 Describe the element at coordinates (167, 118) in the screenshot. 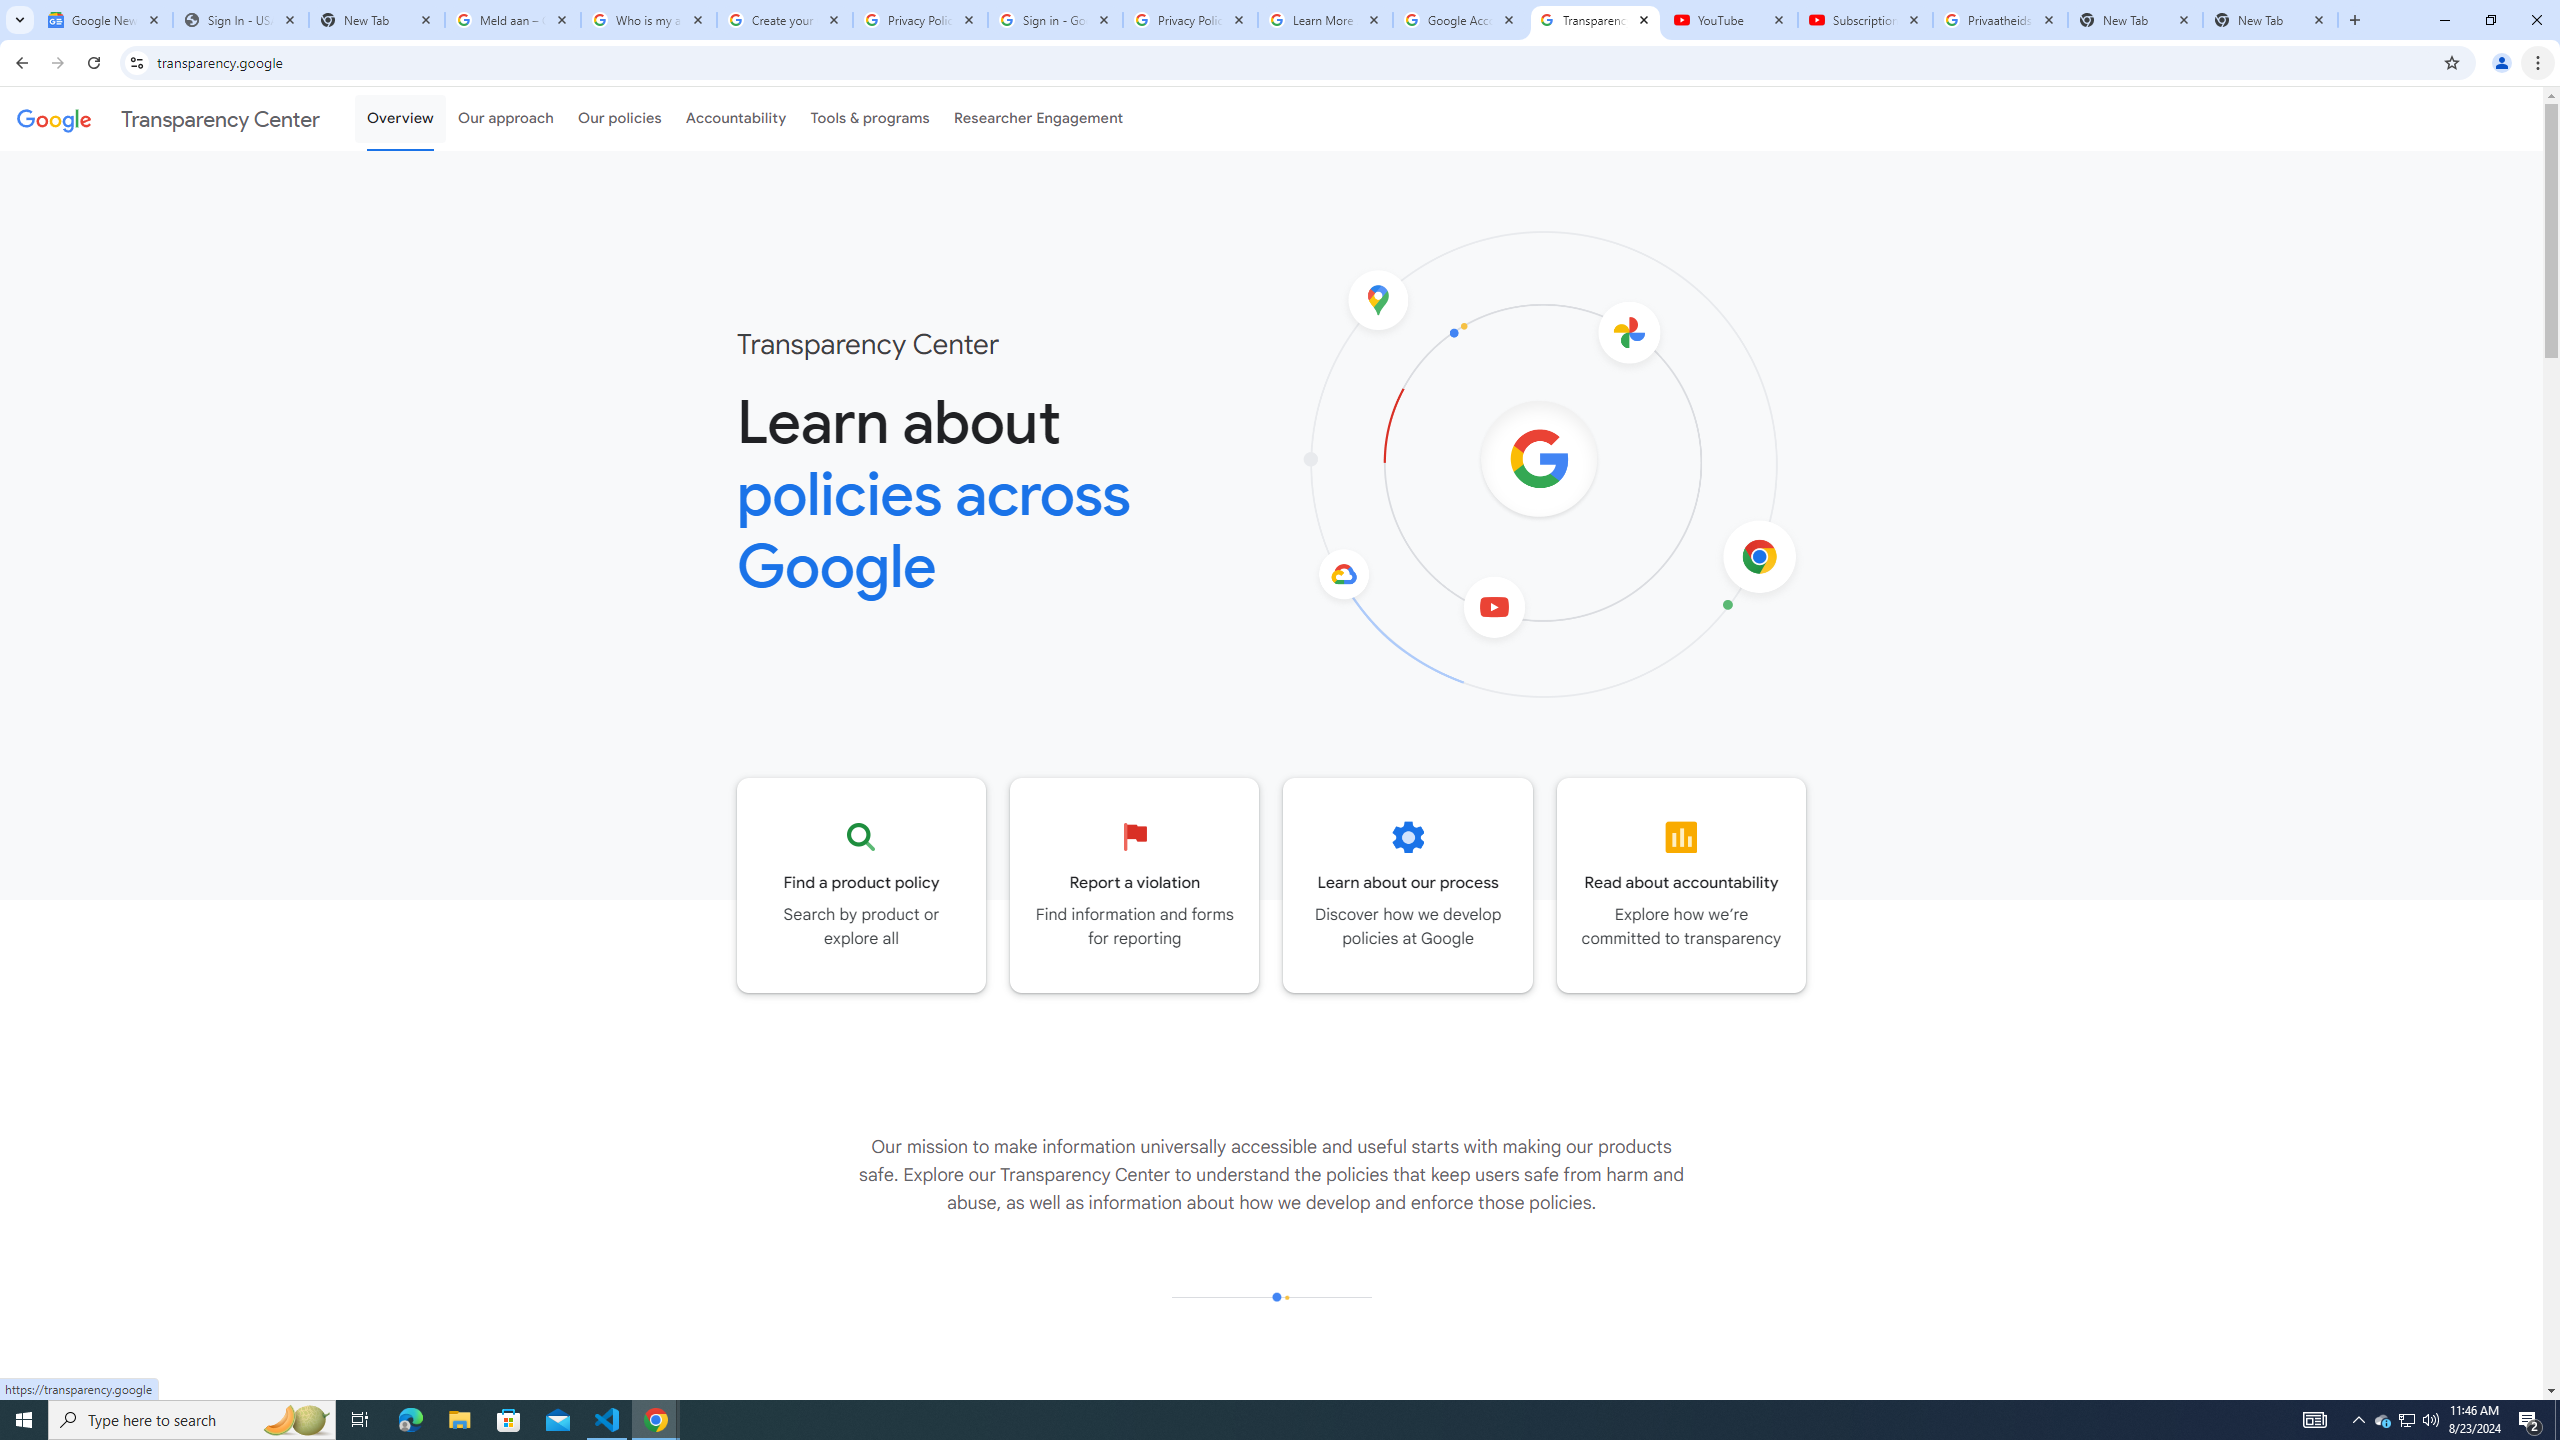

I see `'Transparency Center'` at that location.